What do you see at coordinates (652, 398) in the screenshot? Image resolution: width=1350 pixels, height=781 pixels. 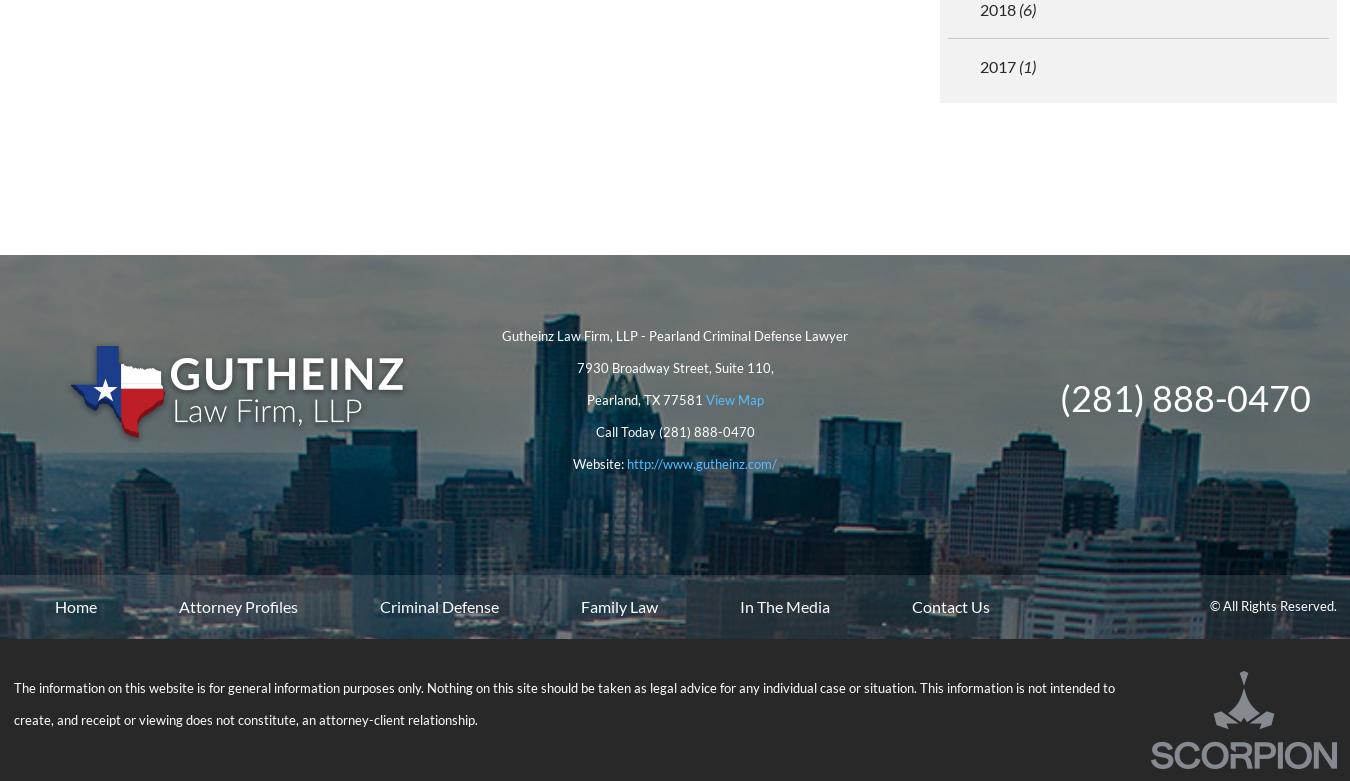 I see `'TX'` at bounding box center [652, 398].